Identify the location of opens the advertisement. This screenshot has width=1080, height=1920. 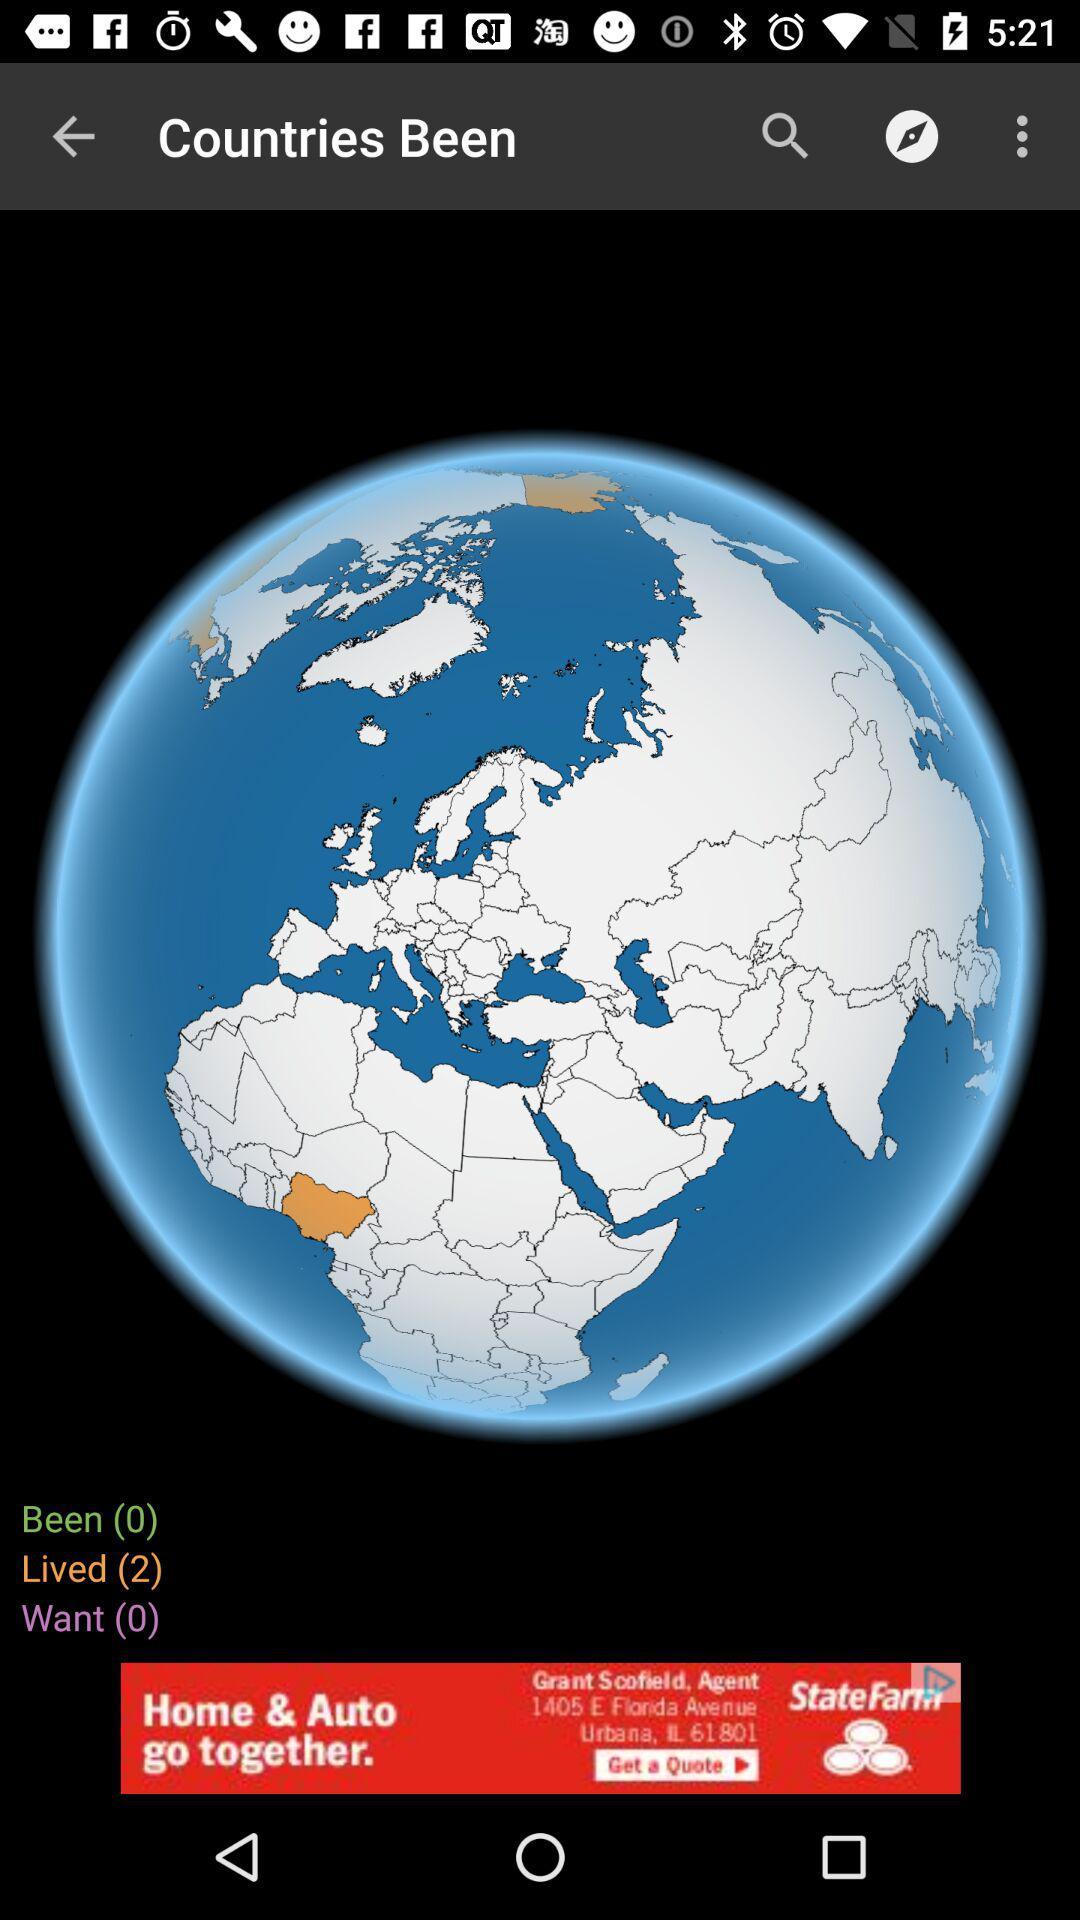
(540, 1727).